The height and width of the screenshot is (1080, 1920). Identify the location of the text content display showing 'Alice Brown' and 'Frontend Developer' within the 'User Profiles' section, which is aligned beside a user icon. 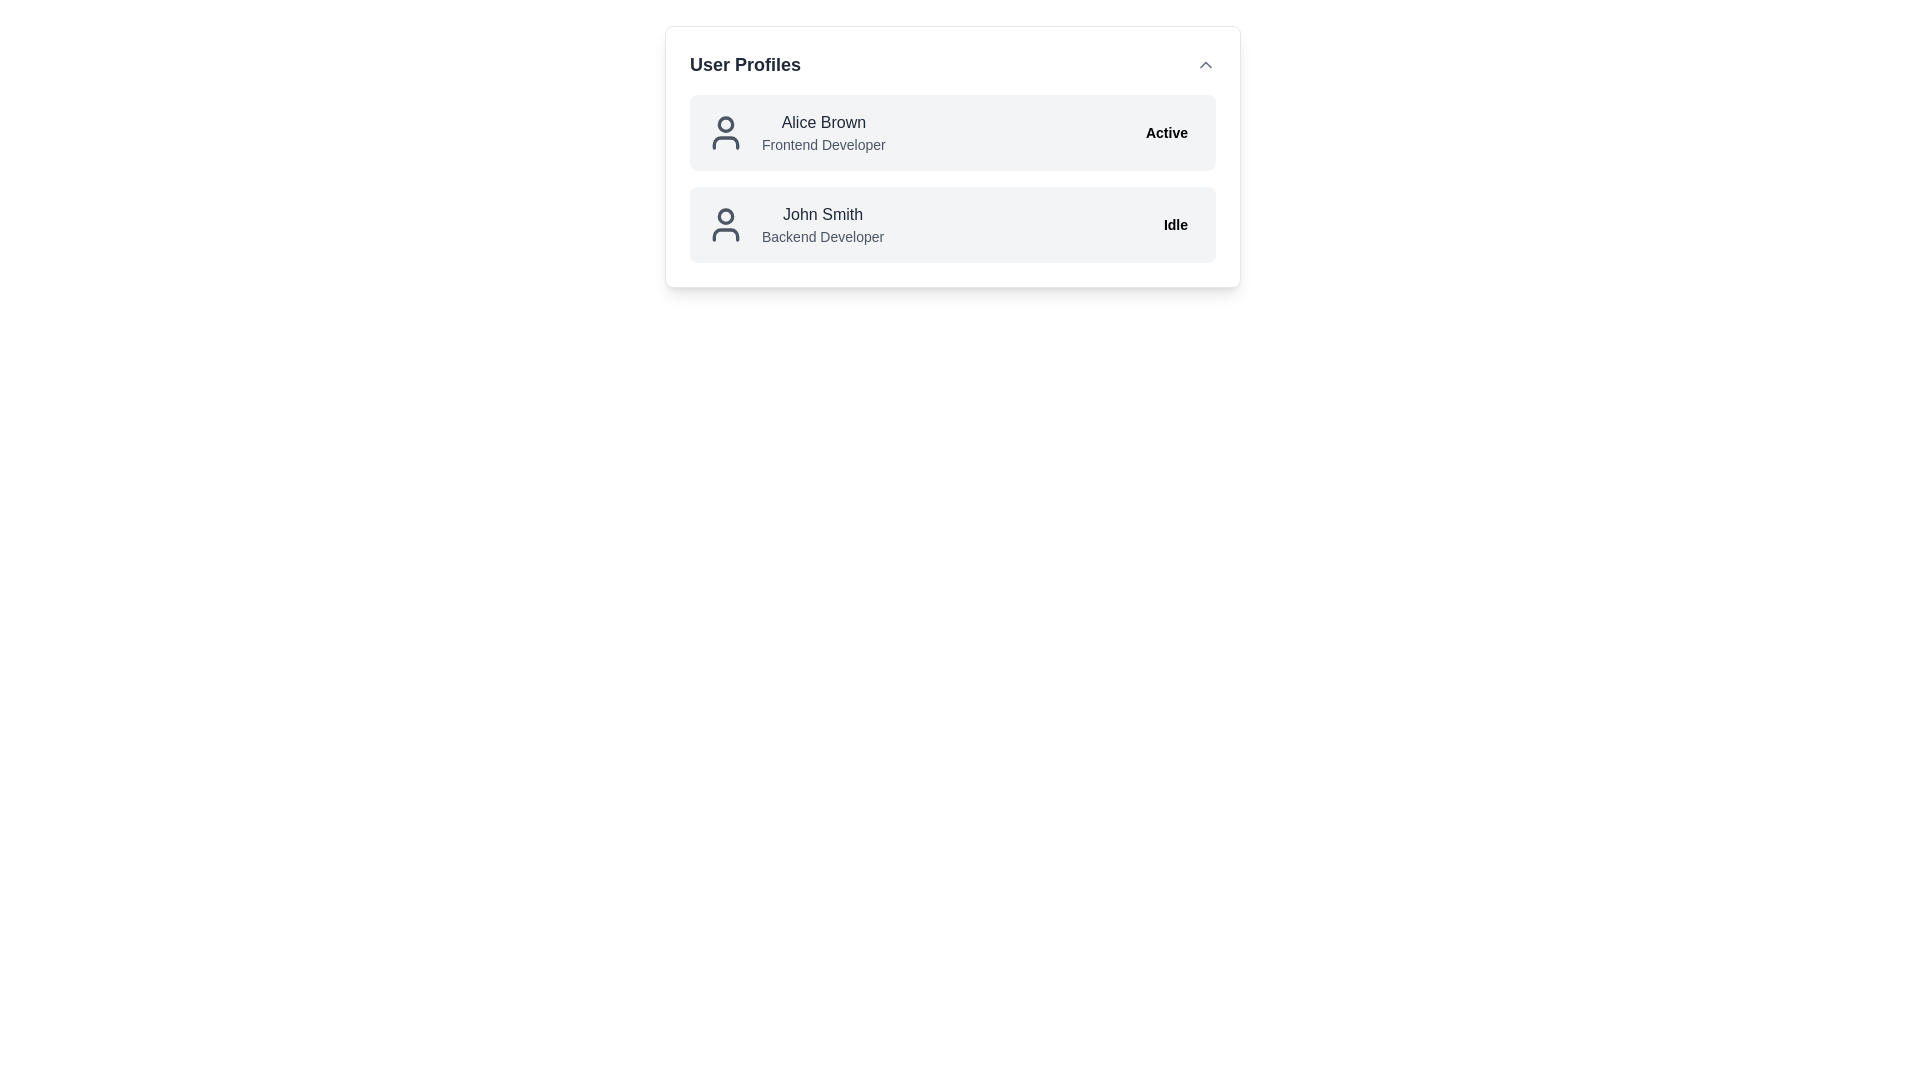
(823, 132).